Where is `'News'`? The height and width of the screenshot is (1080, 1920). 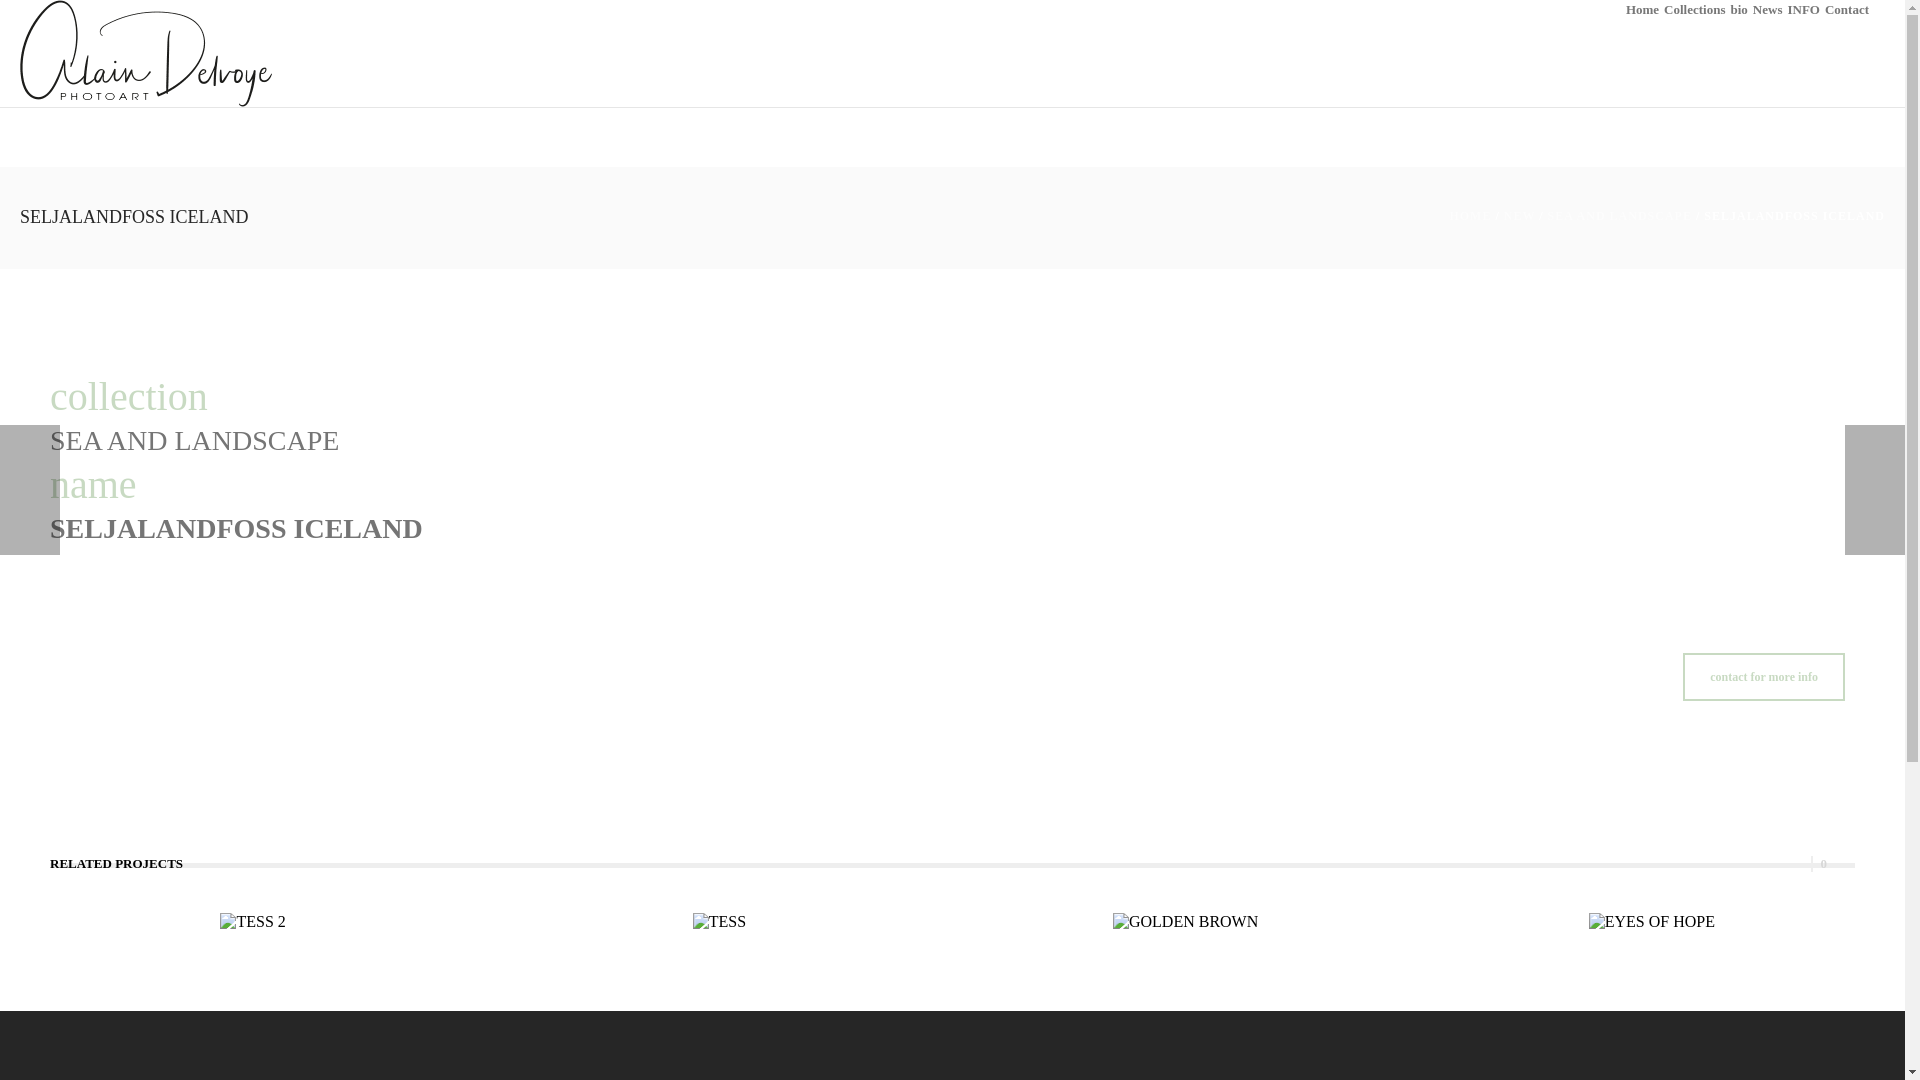
'News' is located at coordinates (1767, 10).